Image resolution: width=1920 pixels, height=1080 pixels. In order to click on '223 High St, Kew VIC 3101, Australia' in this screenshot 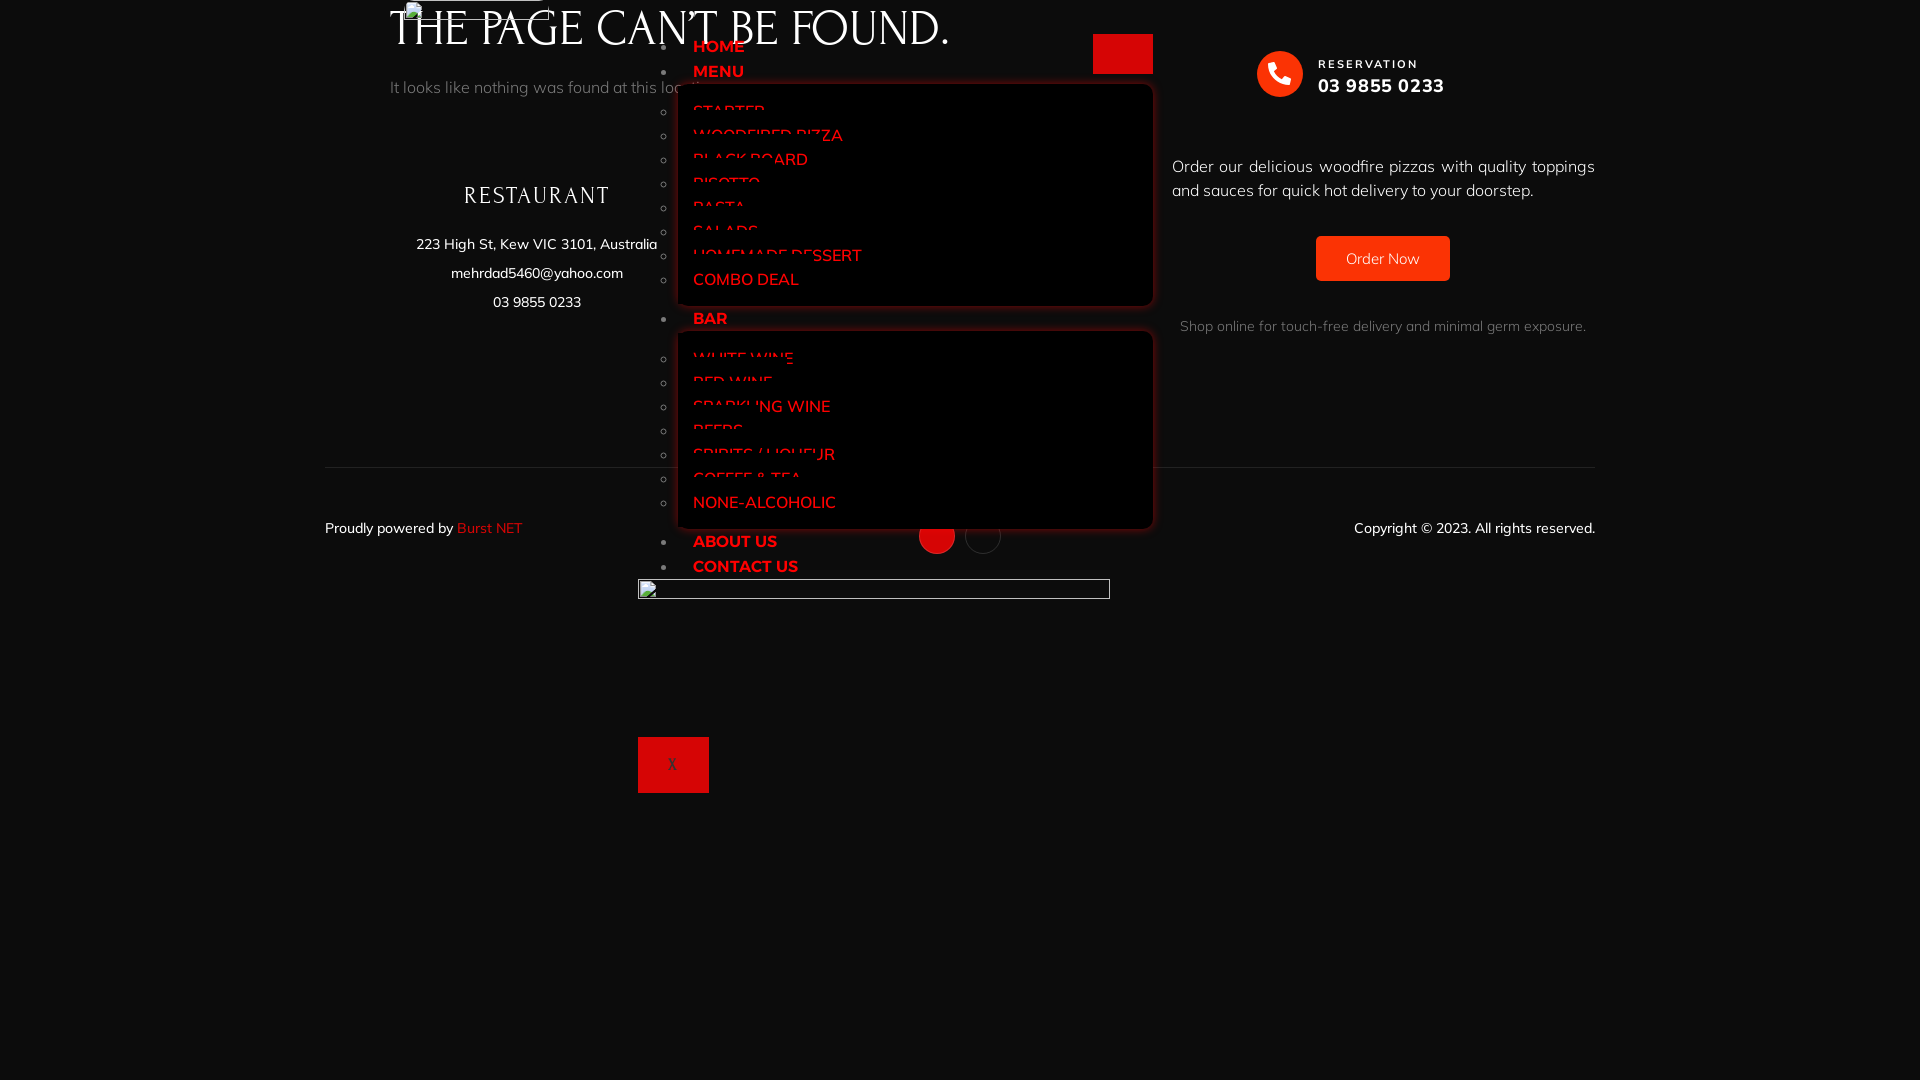, I will do `click(536, 243)`.